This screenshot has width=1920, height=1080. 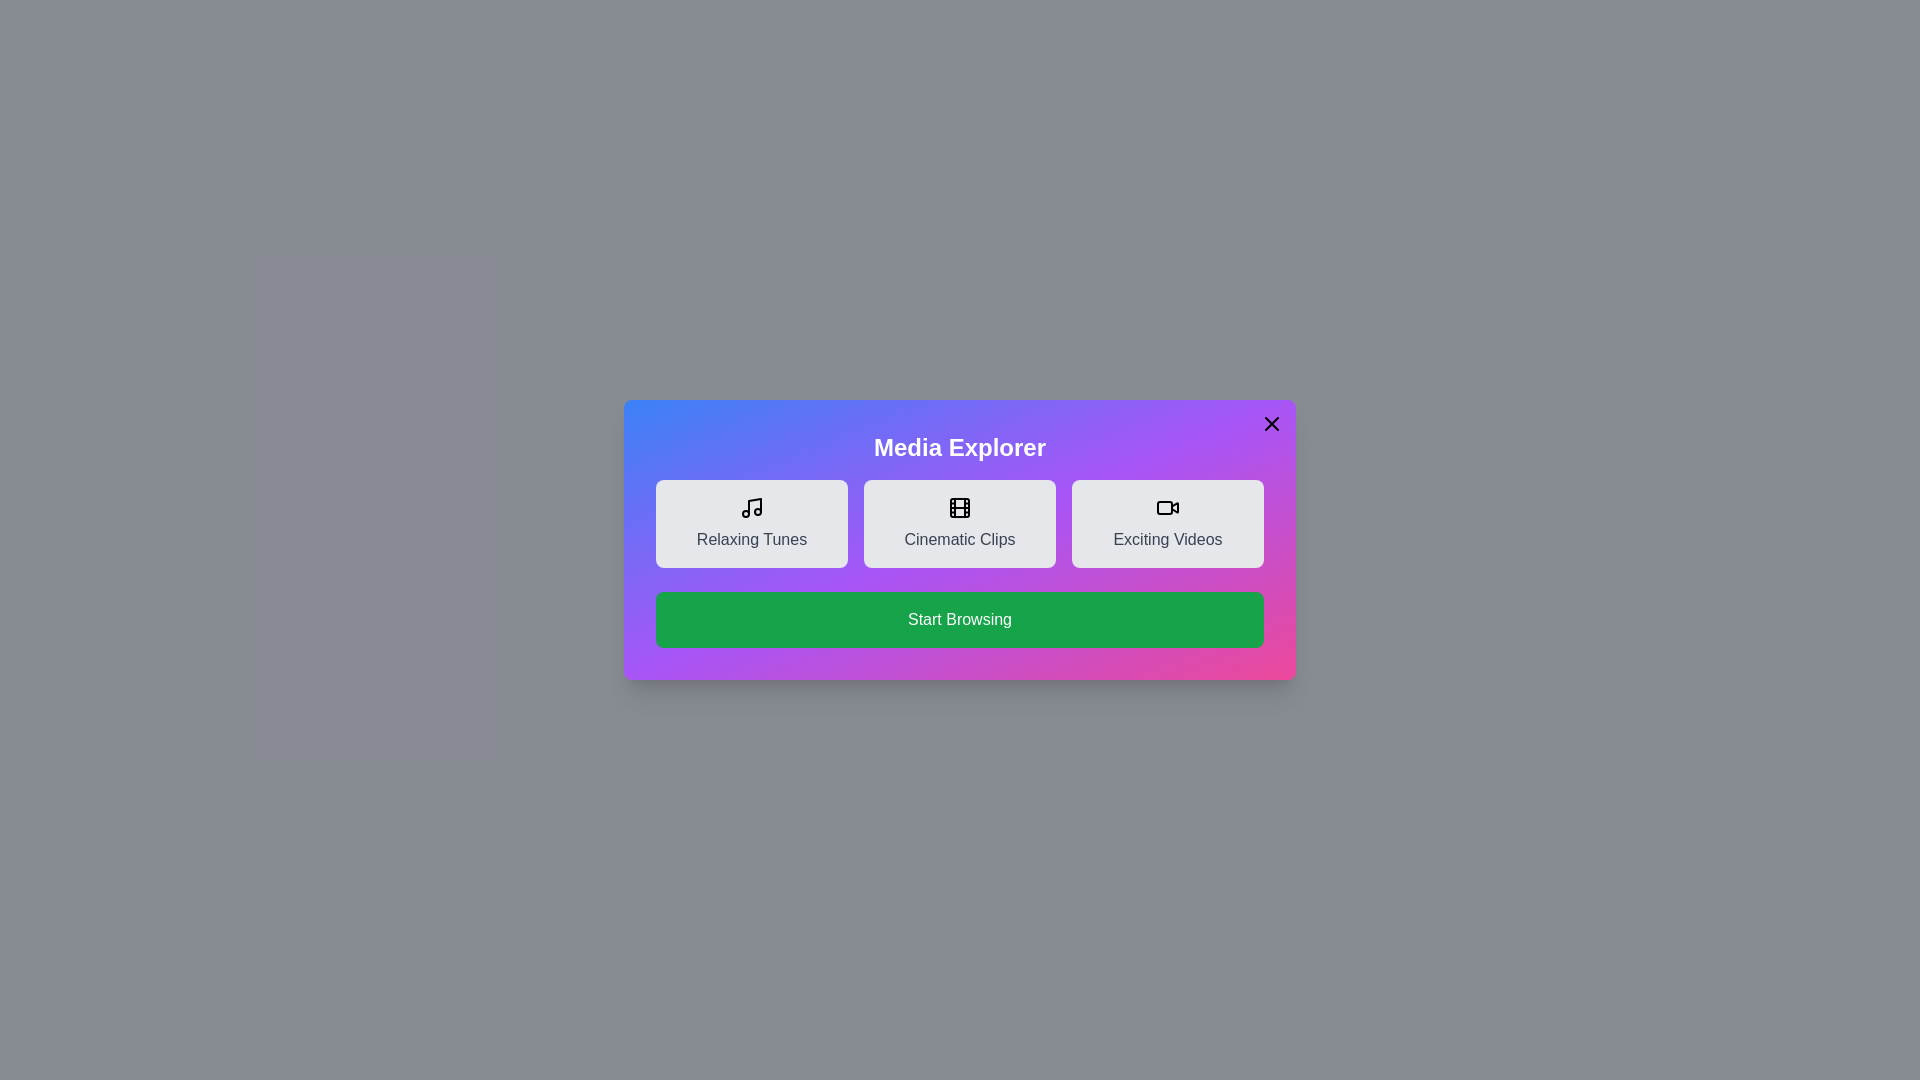 I want to click on the 'Media Explorer' heading to simulate reading it, so click(x=960, y=446).